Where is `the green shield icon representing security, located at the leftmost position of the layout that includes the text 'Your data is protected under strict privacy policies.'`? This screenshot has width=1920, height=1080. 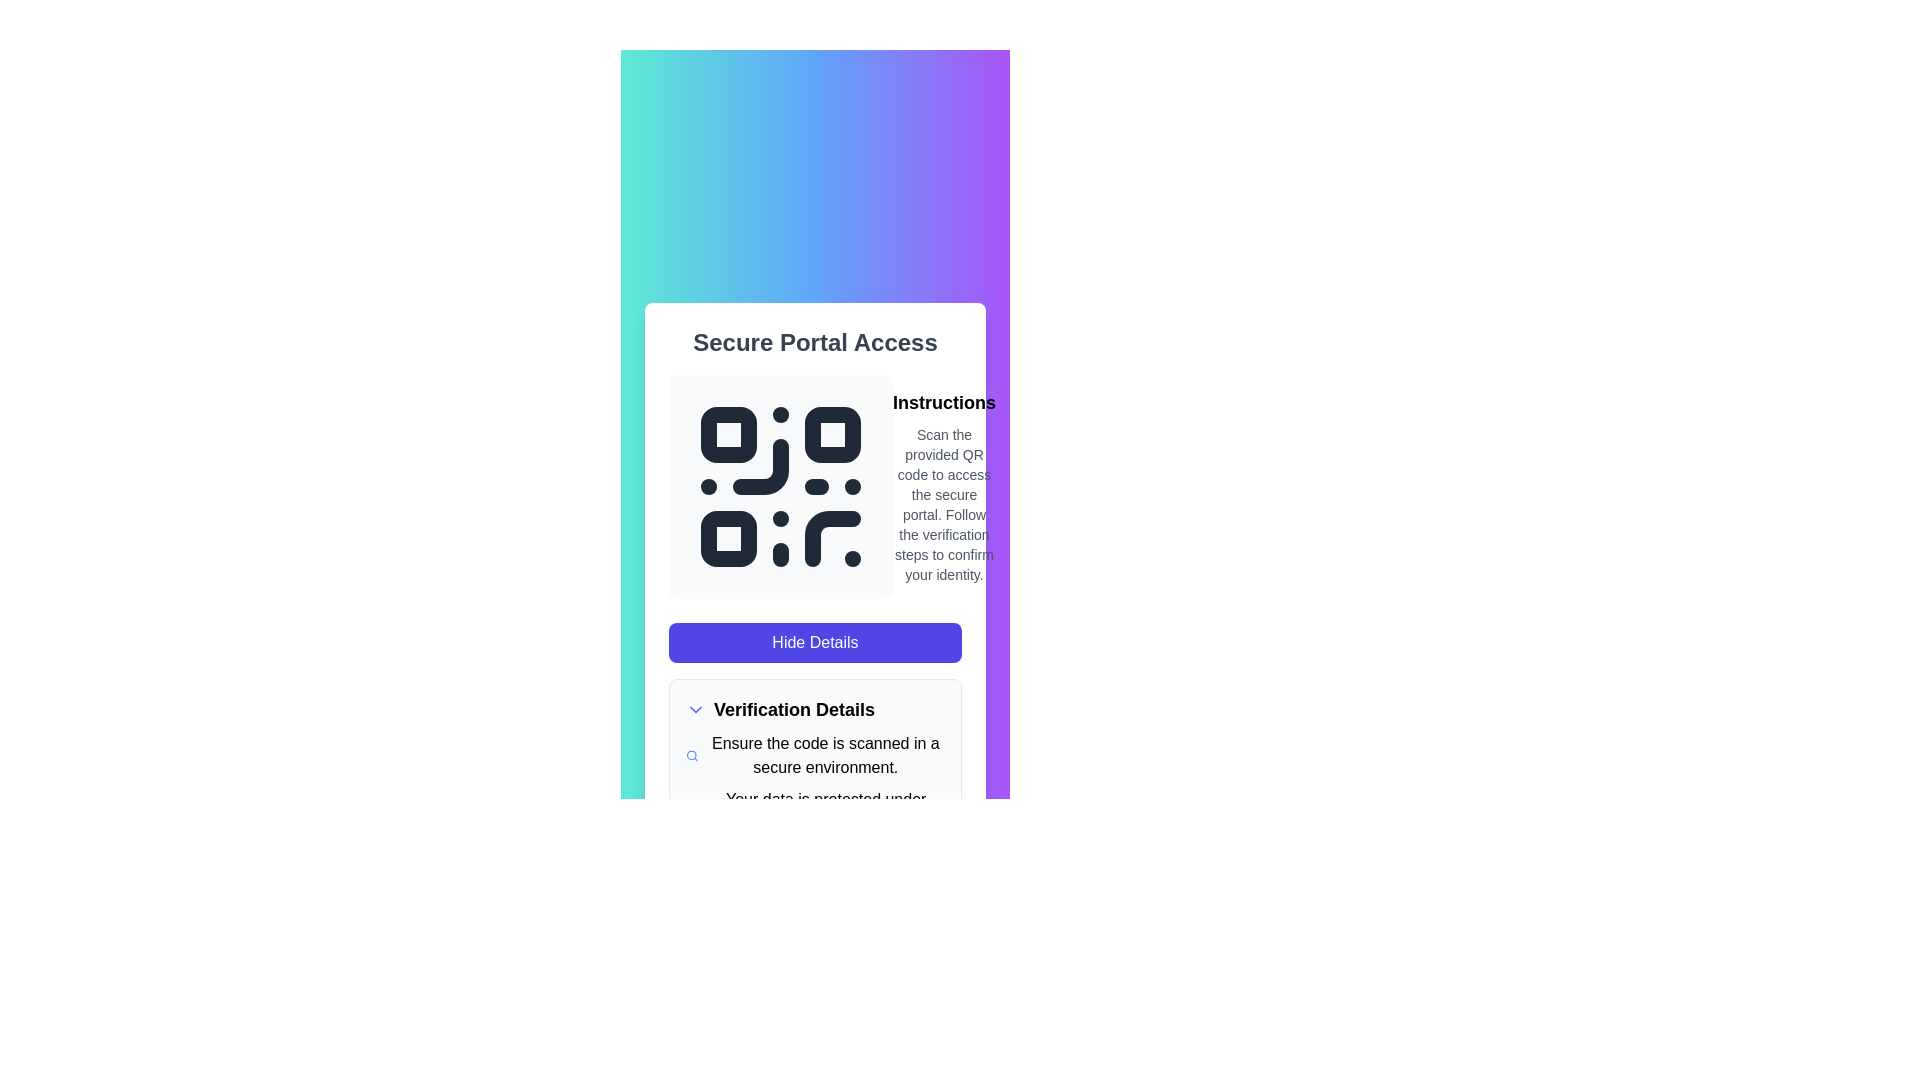
the green shield icon representing security, located at the leftmost position of the layout that includes the text 'Your data is protected under strict privacy policies.' is located at coordinates (692, 812).